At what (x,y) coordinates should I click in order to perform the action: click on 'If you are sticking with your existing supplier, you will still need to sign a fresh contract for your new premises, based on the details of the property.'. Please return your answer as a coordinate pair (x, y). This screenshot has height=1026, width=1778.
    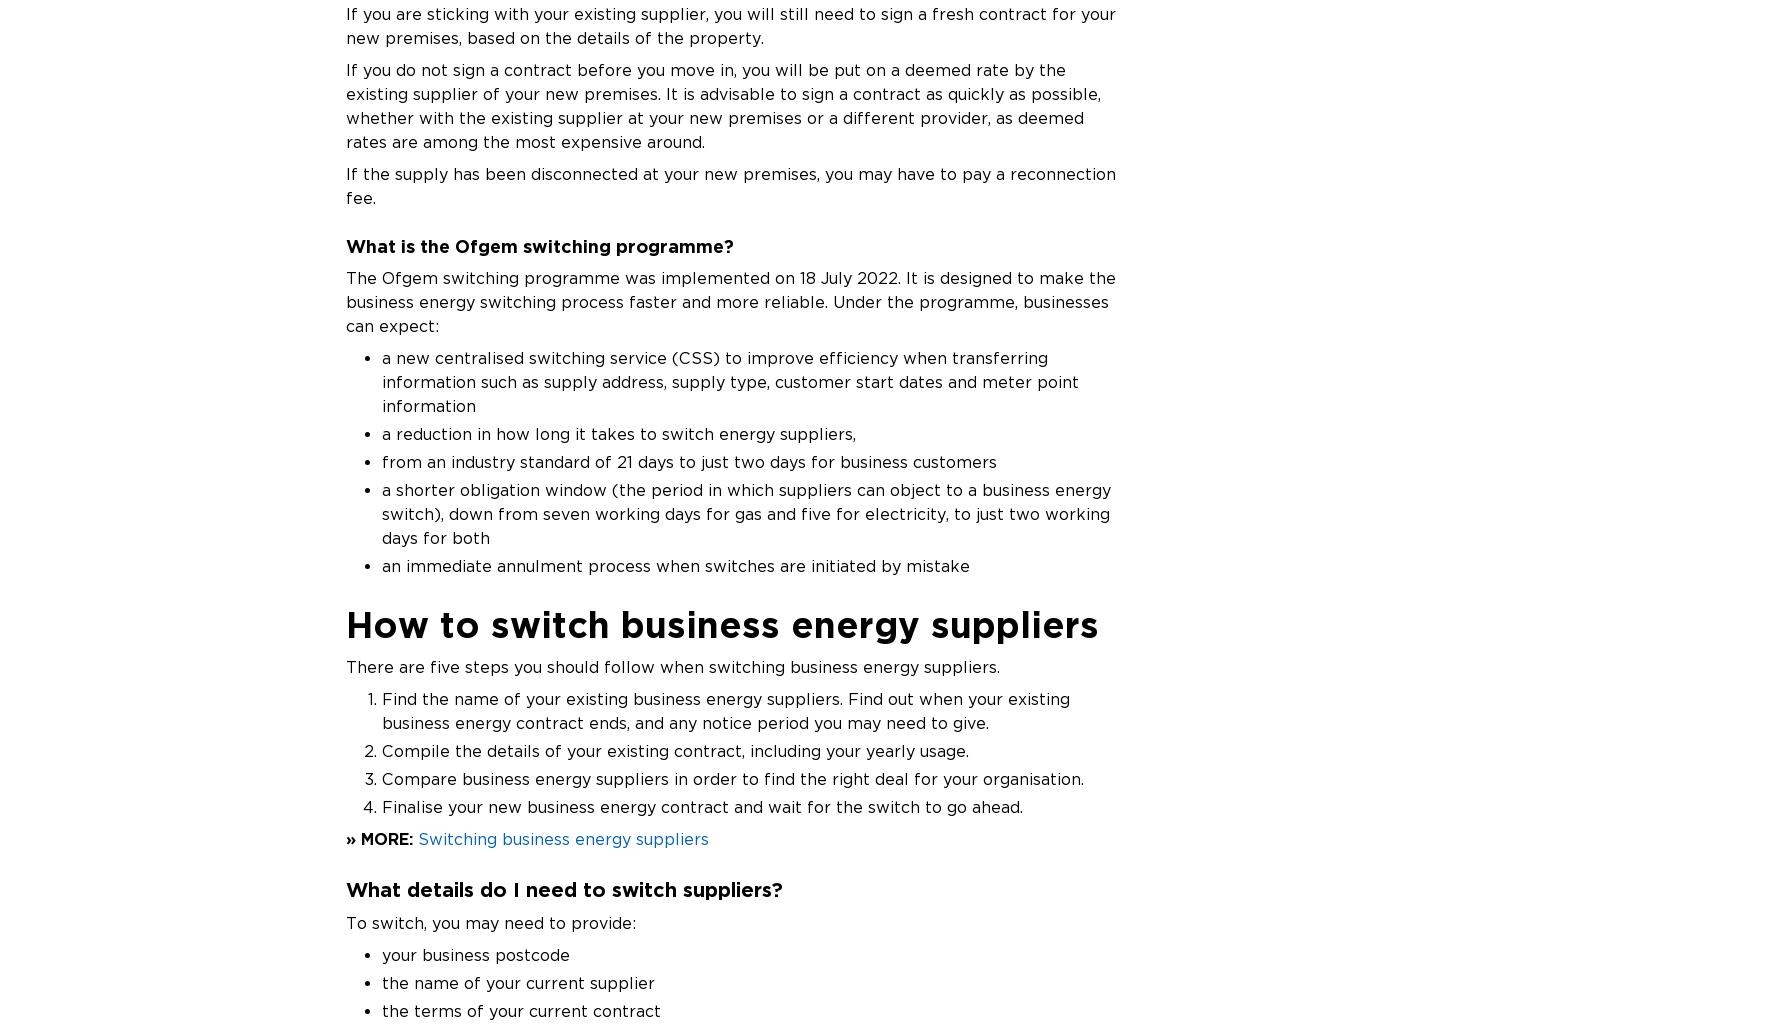
    Looking at the image, I should click on (729, 25).